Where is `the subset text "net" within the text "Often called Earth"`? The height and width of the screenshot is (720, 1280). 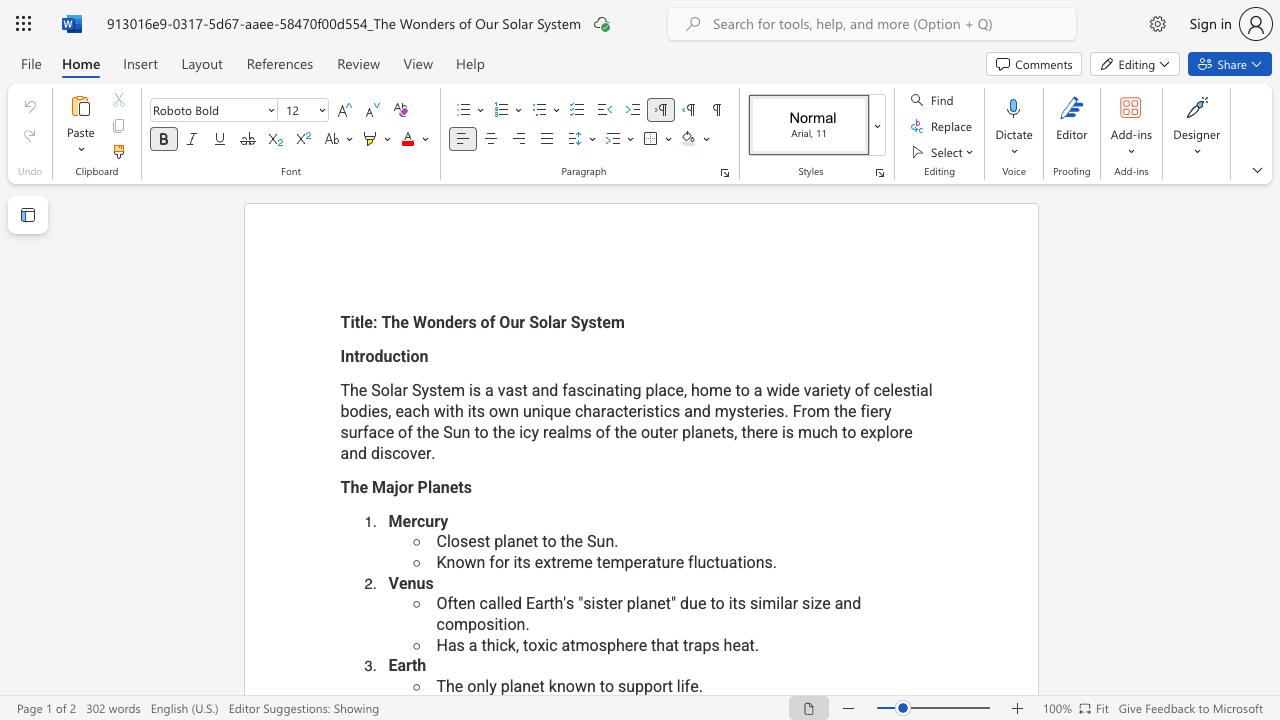
the subset text "net" within the text "Often called Earth" is located at coordinates (648, 602).